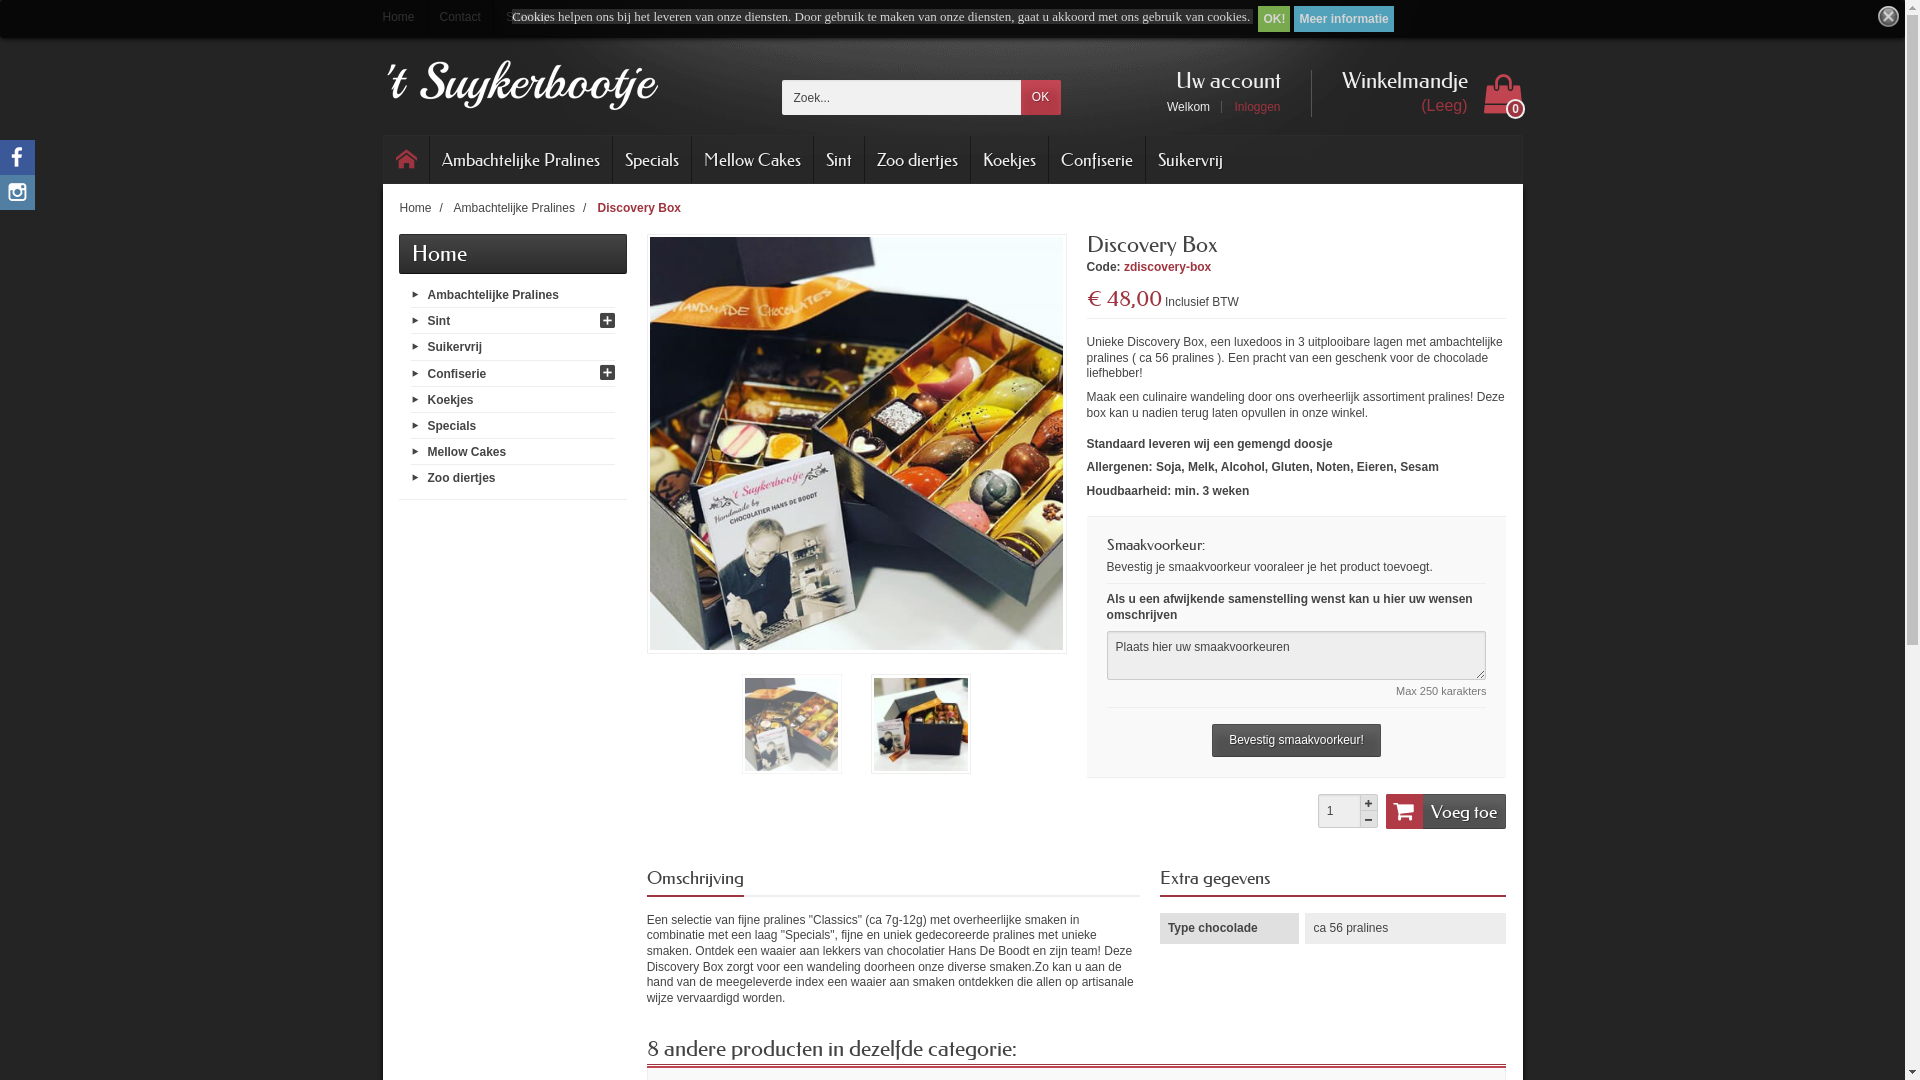 The image size is (1920, 1080). What do you see at coordinates (1166, 80) in the screenshot?
I see `'Uw account'` at bounding box center [1166, 80].